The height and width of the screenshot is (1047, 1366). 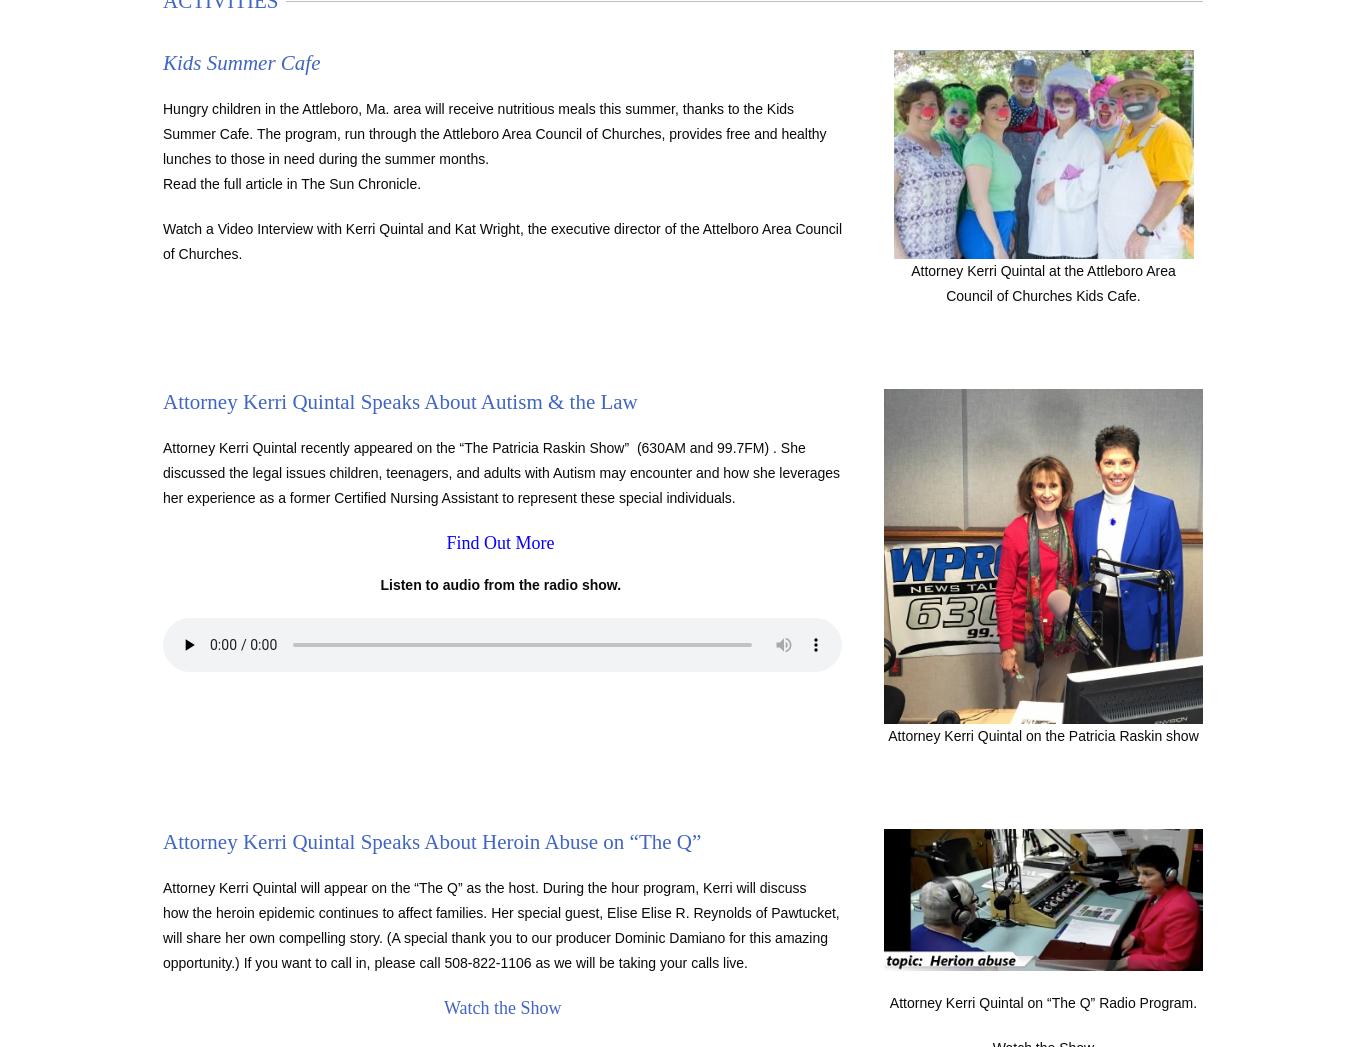 What do you see at coordinates (501, 924) in the screenshot?
I see `'Attorney Kerri Quintal will appear on the “The Q” as the host. During the hour program, Kerri will discuss how the heroin epidemic continues to affect families. Her special guest, Elise Elise R. Reynolds of Pawtucket, will share her own compelling story. (A special thank you to our producer Dominic Damiano for this amazing opportunity.) If you want to call in, please call 508-822-1106 as we will be taking your calls live.'` at bounding box center [501, 924].